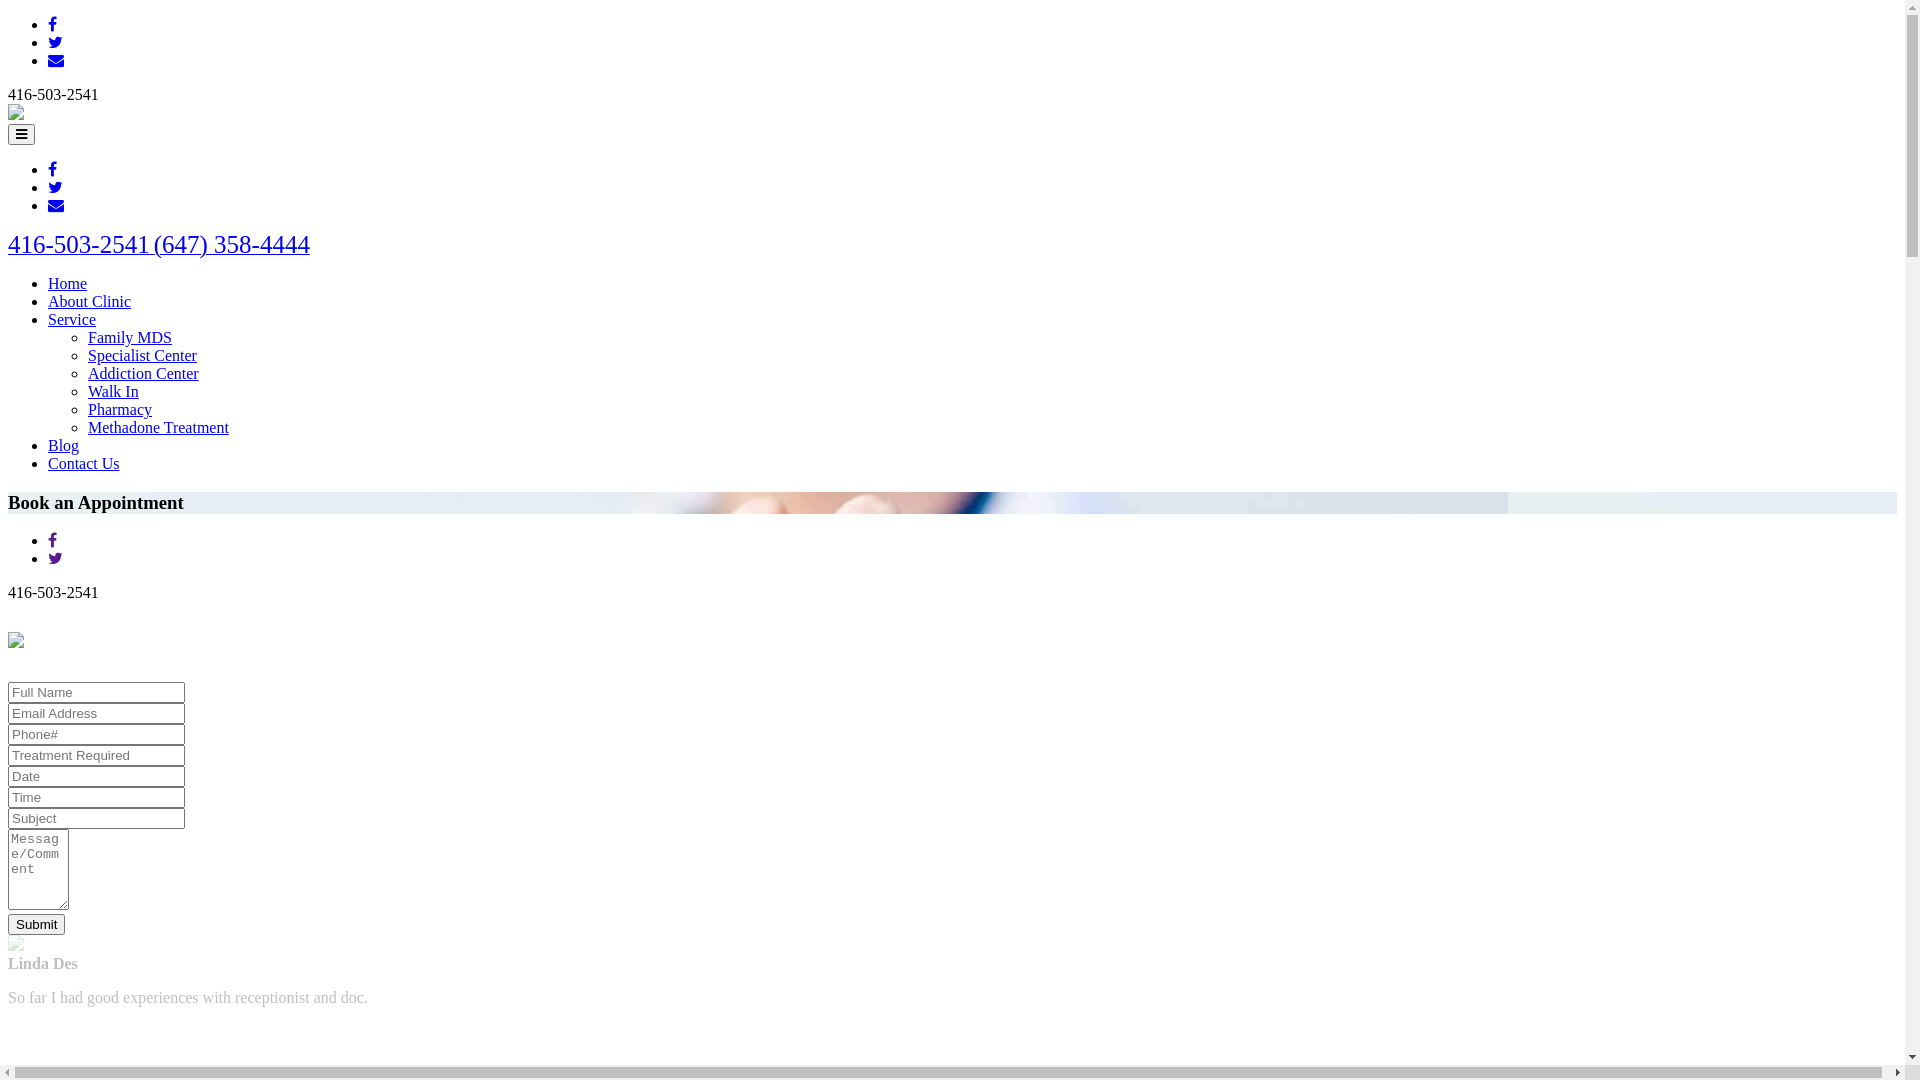 Image resolution: width=1920 pixels, height=1080 pixels. What do you see at coordinates (86, 426) in the screenshot?
I see `'Methadone Treatment'` at bounding box center [86, 426].